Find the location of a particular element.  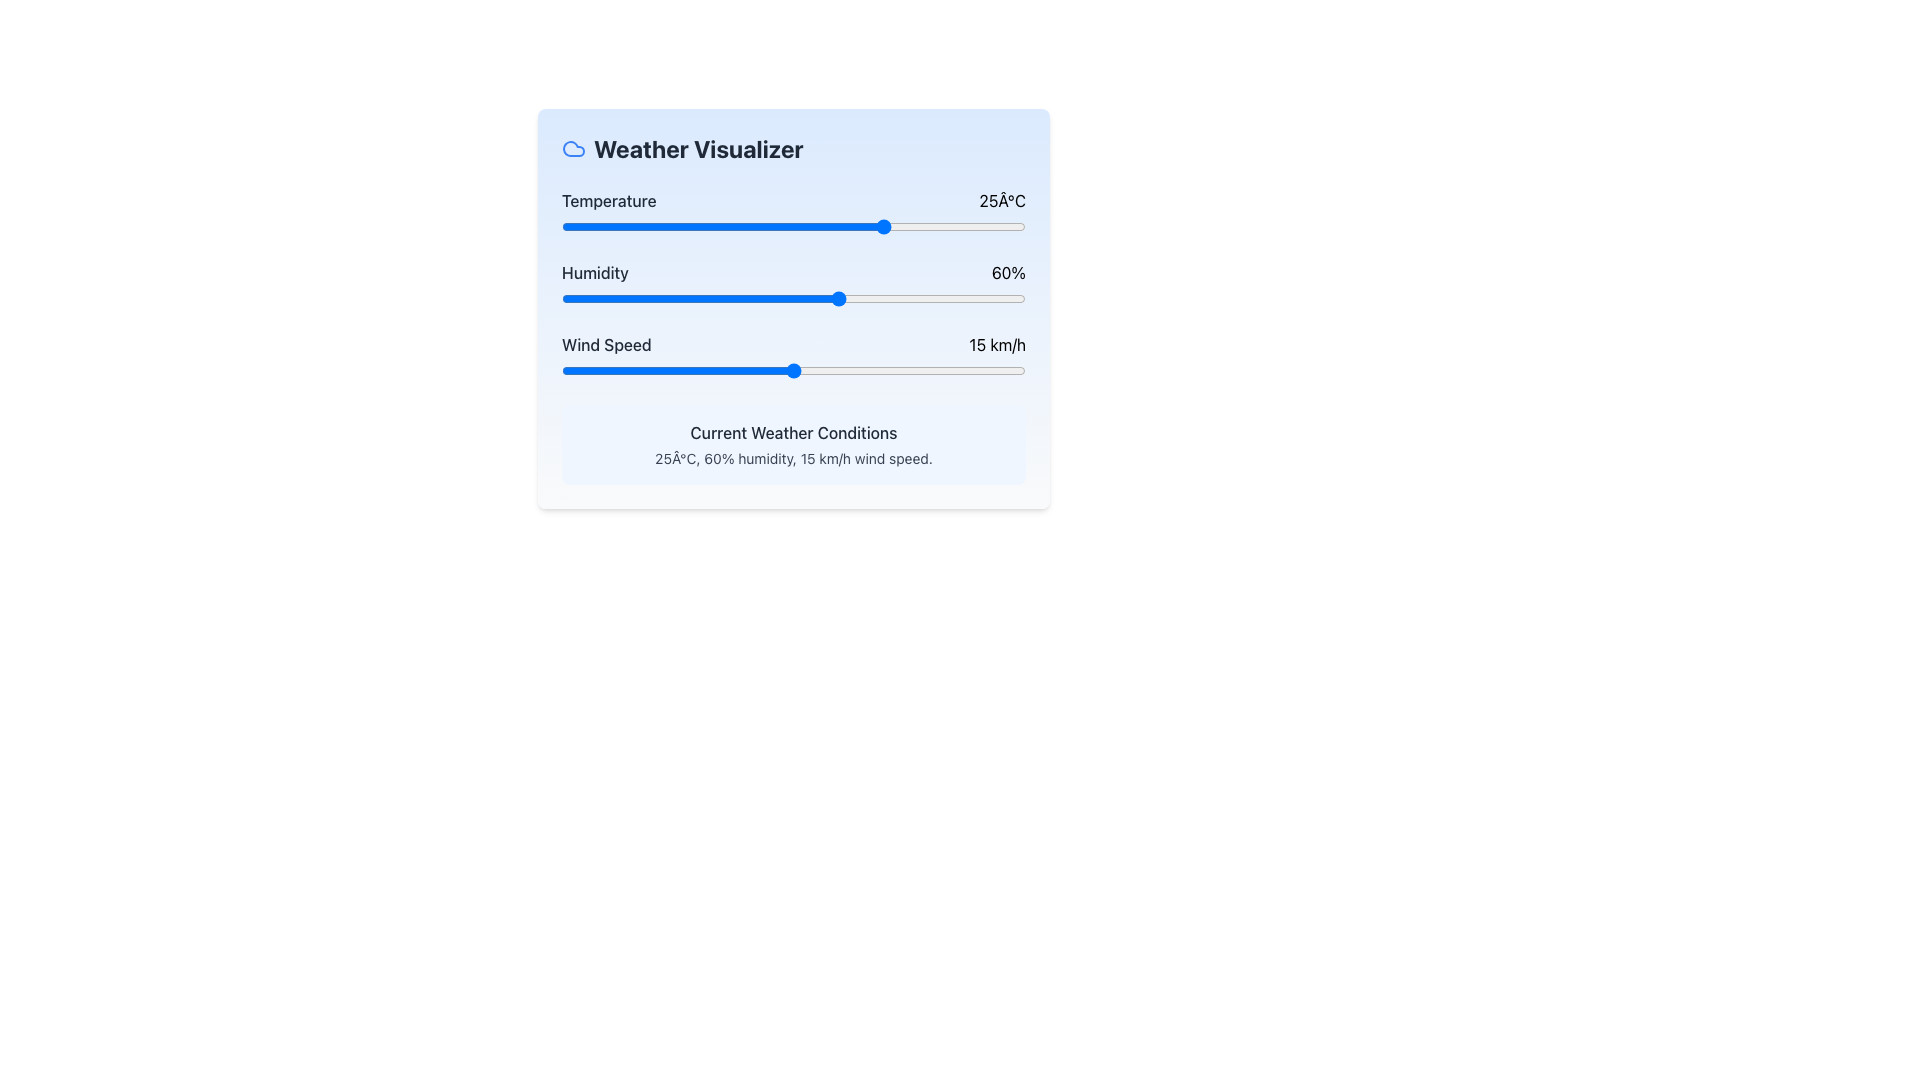

wind speed is located at coordinates (654, 370).